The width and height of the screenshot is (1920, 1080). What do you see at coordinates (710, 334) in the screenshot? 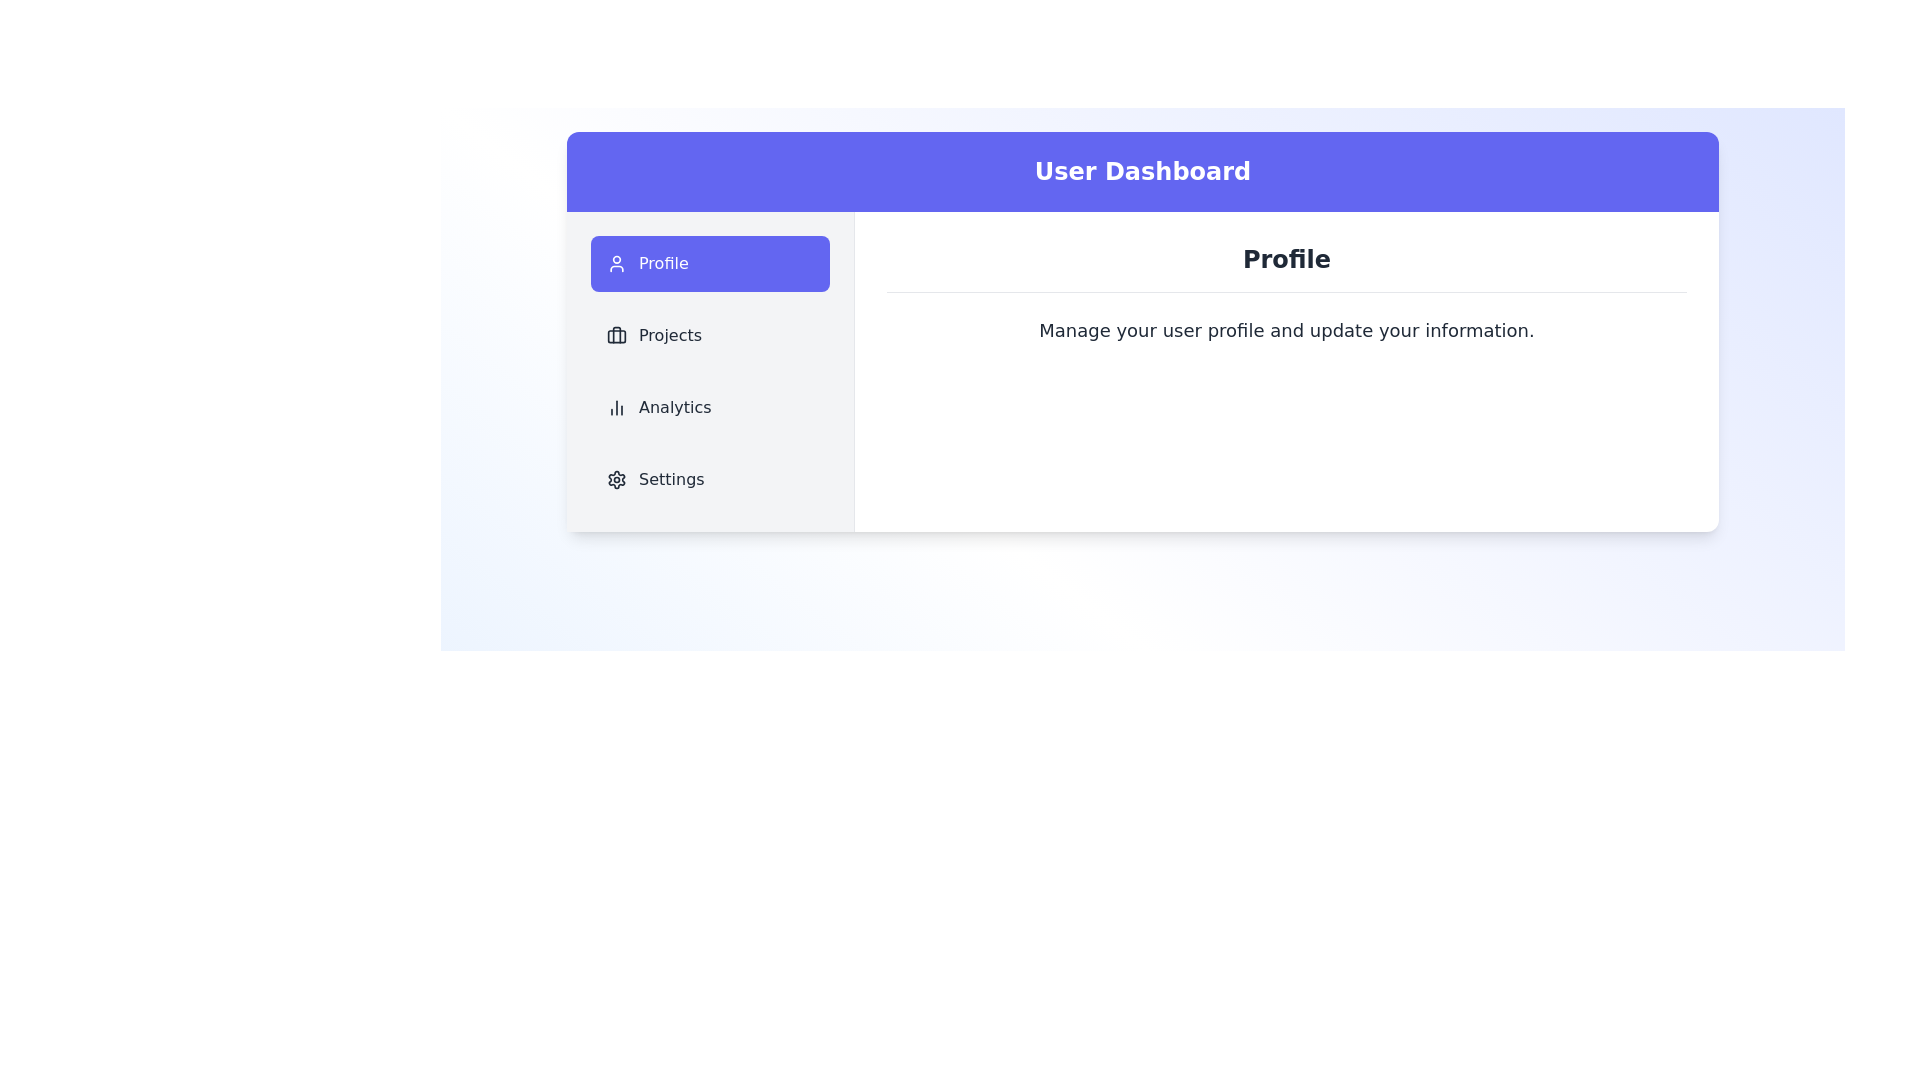
I see `the Projects tab in the sidebar` at bounding box center [710, 334].